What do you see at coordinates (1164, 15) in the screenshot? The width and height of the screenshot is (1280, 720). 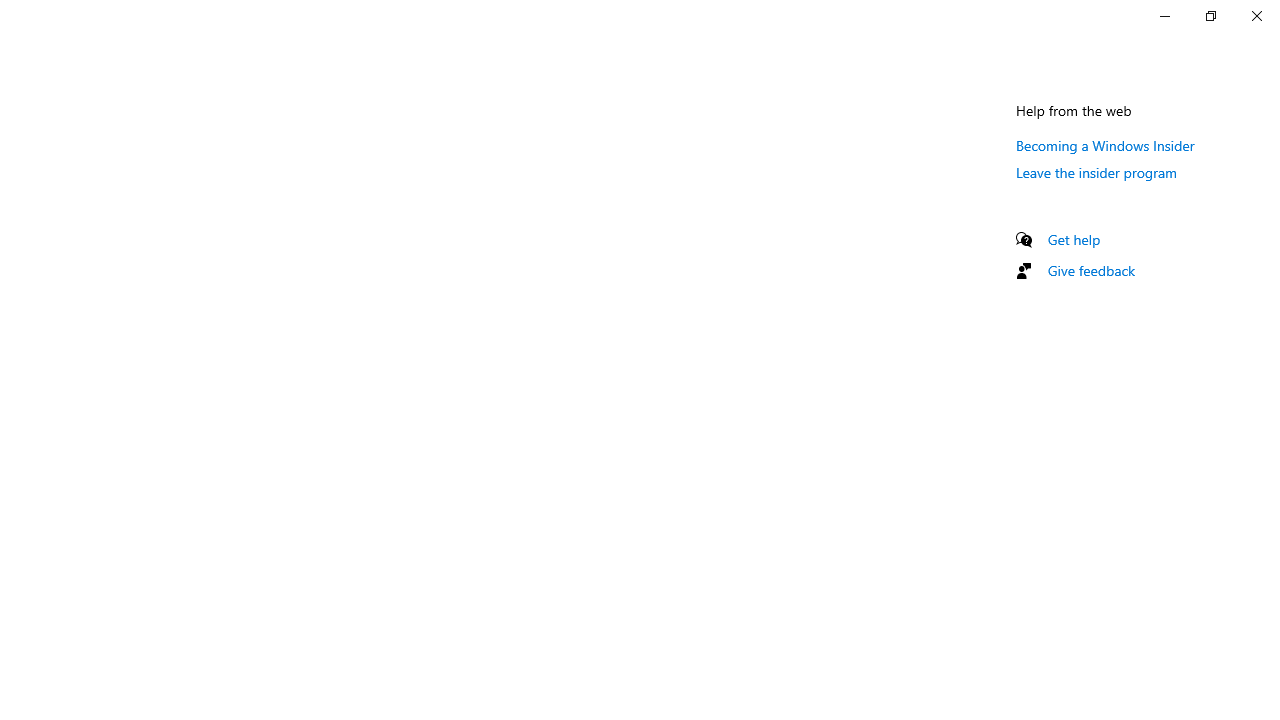 I see `'Minimize Settings'` at bounding box center [1164, 15].